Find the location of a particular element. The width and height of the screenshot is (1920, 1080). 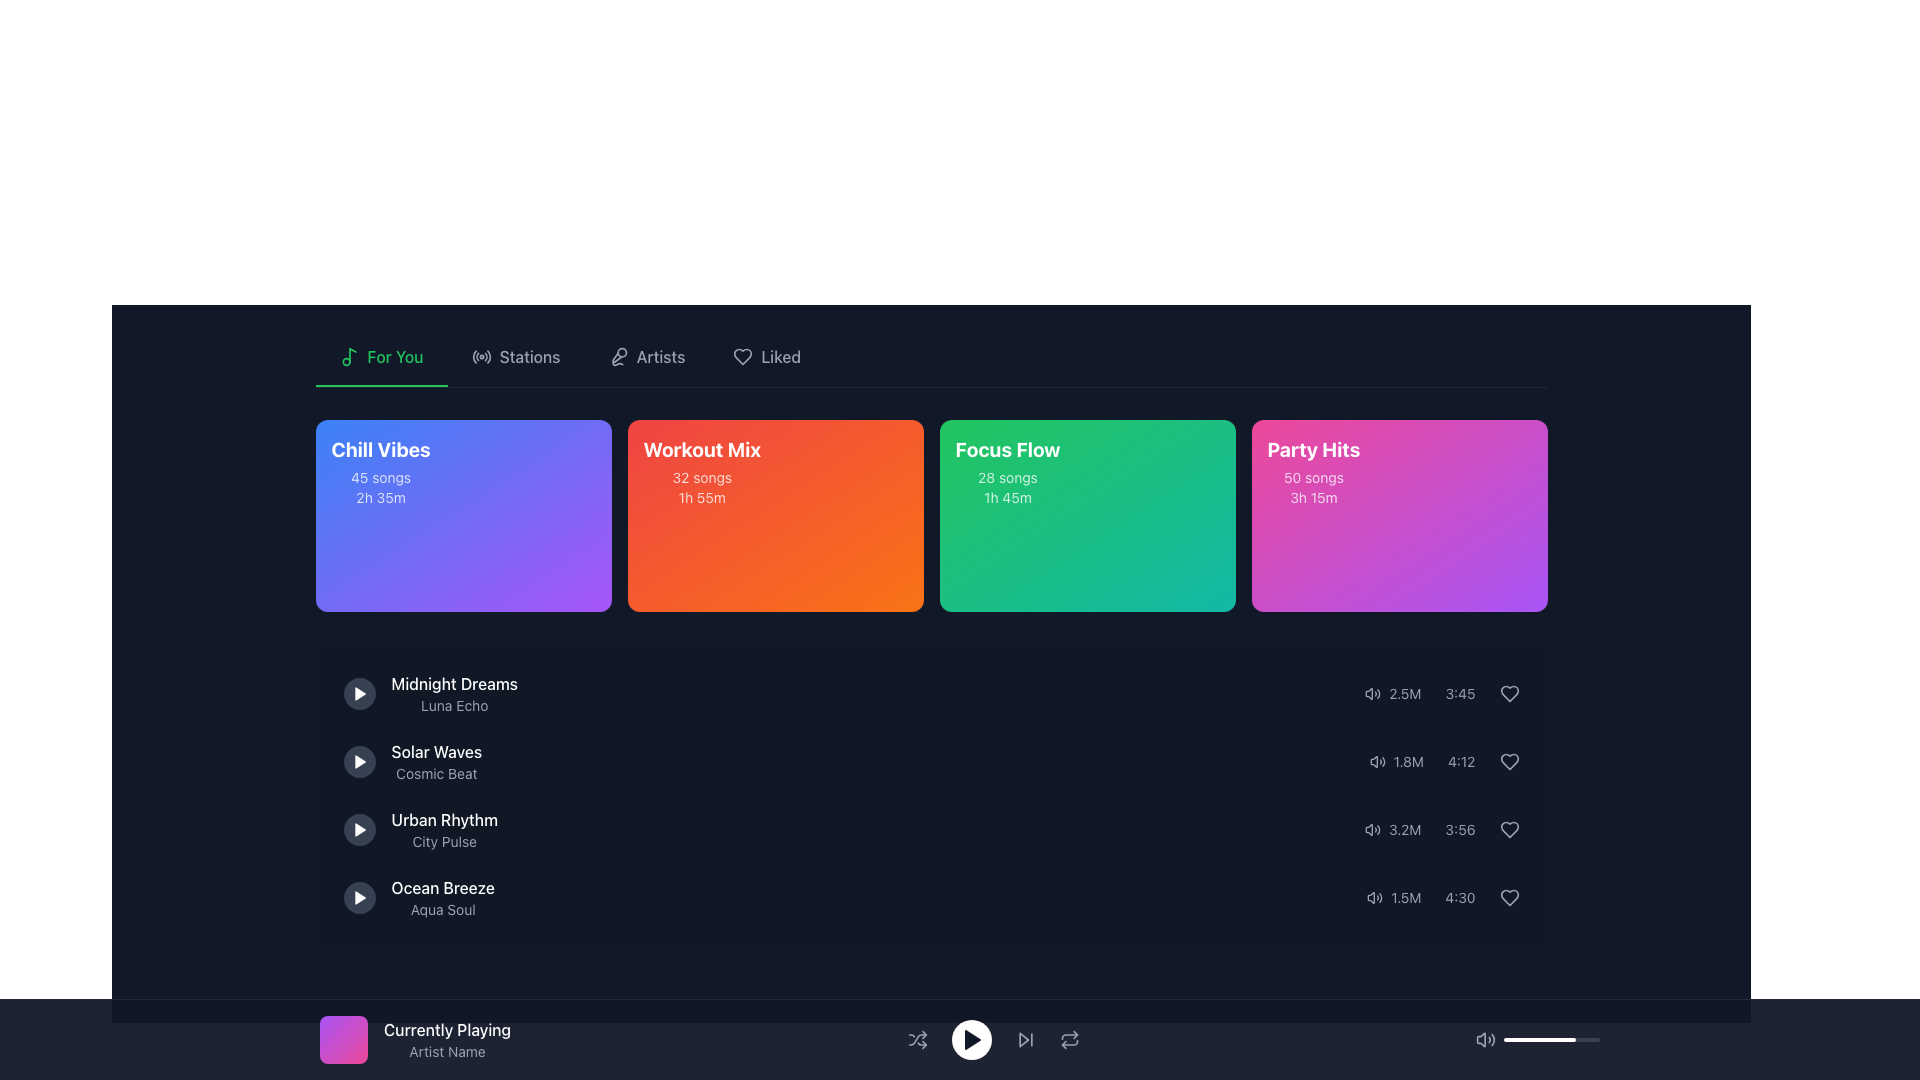

the 'like' button located at the far-right end of the track details row, which toggles between 'liked' and 'unliked' states is located at coordinates (1509, 897).